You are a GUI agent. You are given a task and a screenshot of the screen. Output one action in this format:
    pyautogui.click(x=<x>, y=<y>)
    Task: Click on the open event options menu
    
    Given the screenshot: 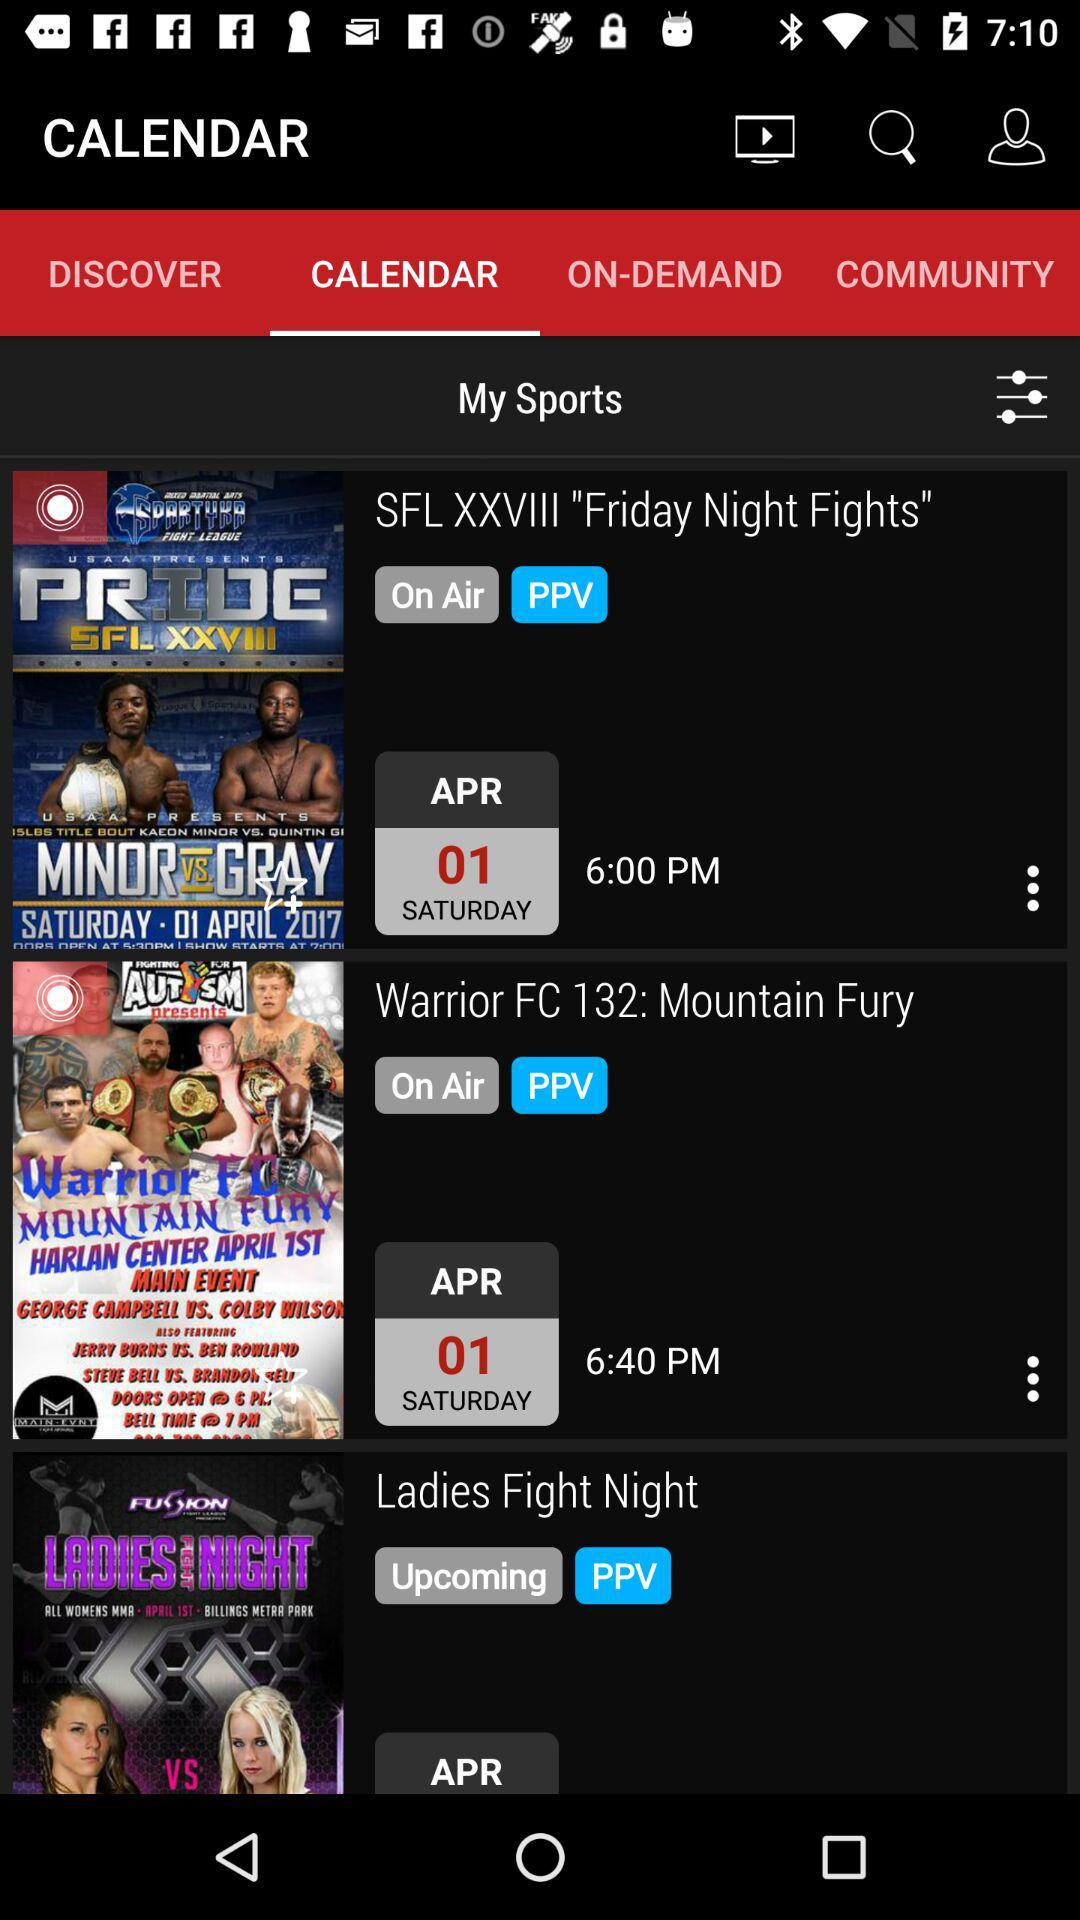 What is the action you would take?
    pyautogui.click(x=1033, y=887)
    